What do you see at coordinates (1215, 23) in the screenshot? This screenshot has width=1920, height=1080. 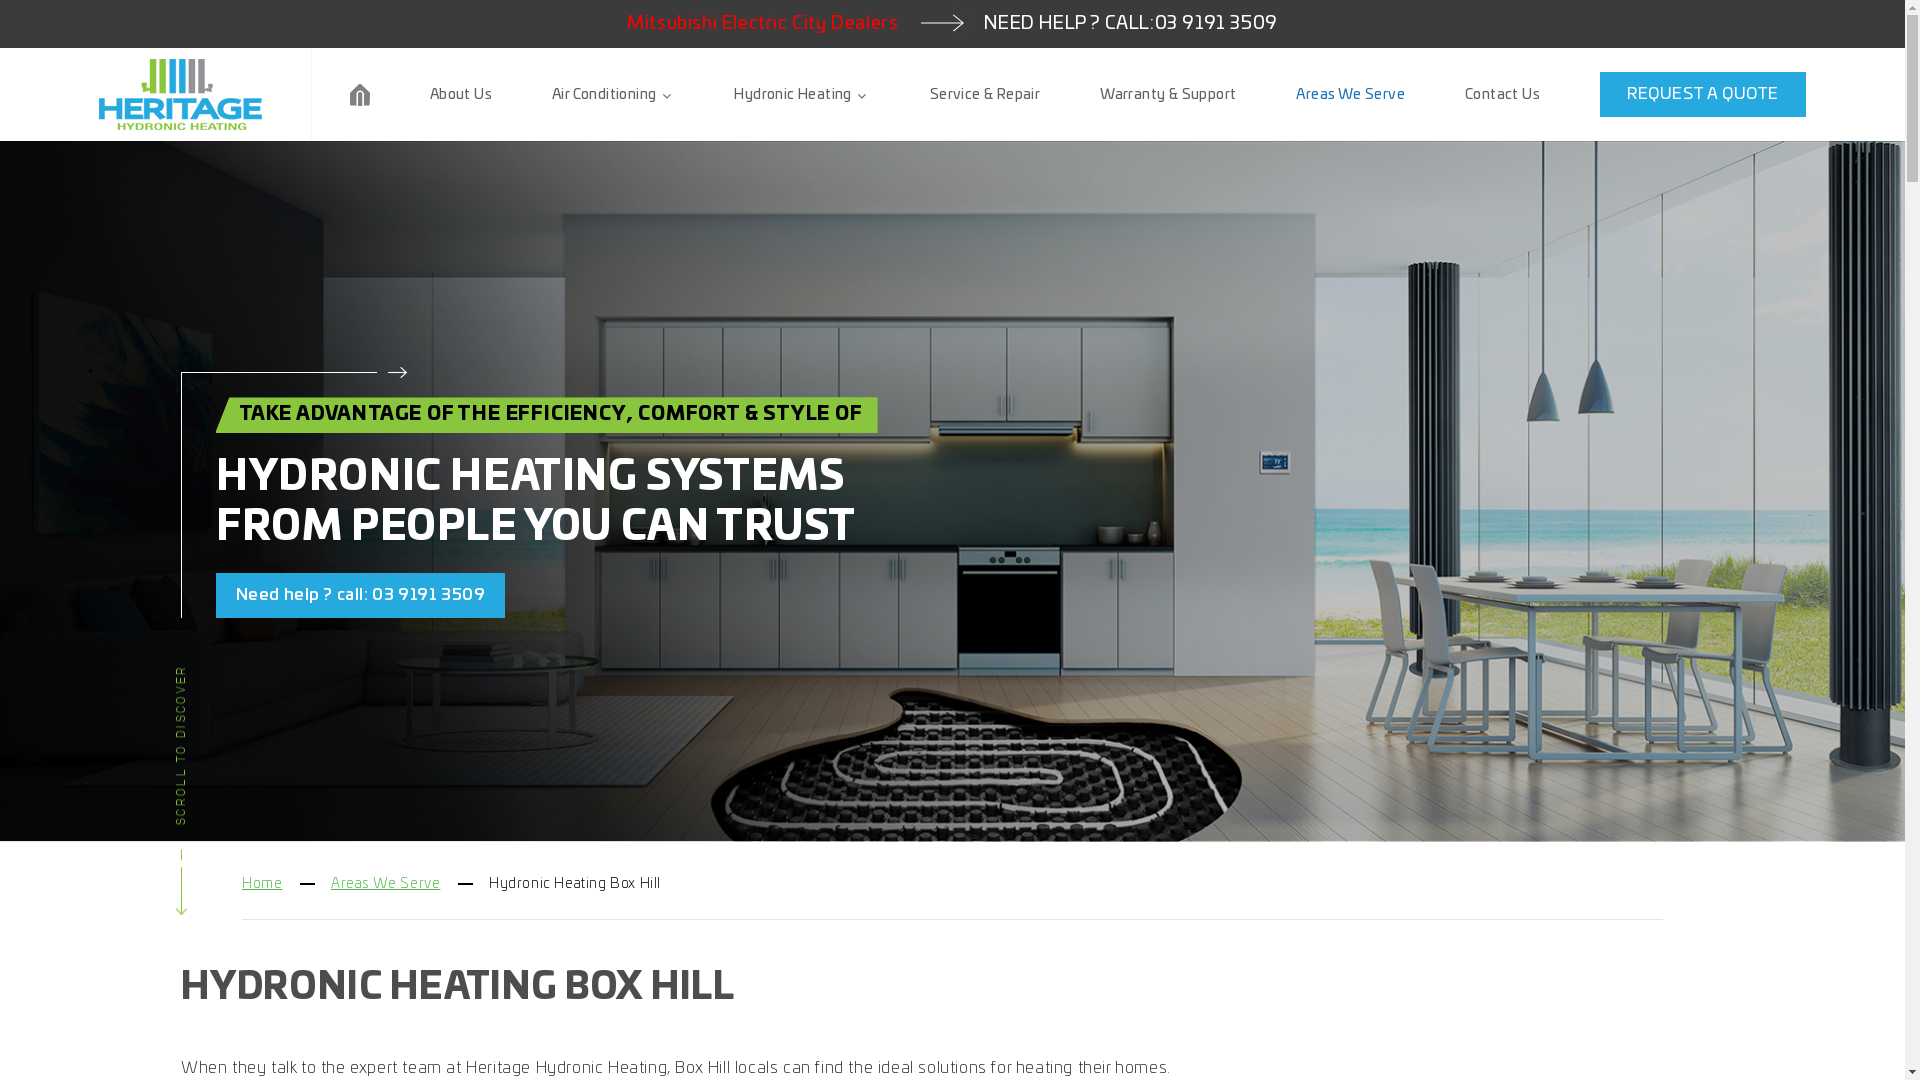 I see `'03 9191 3509'` at bounding box center [1215, 23].